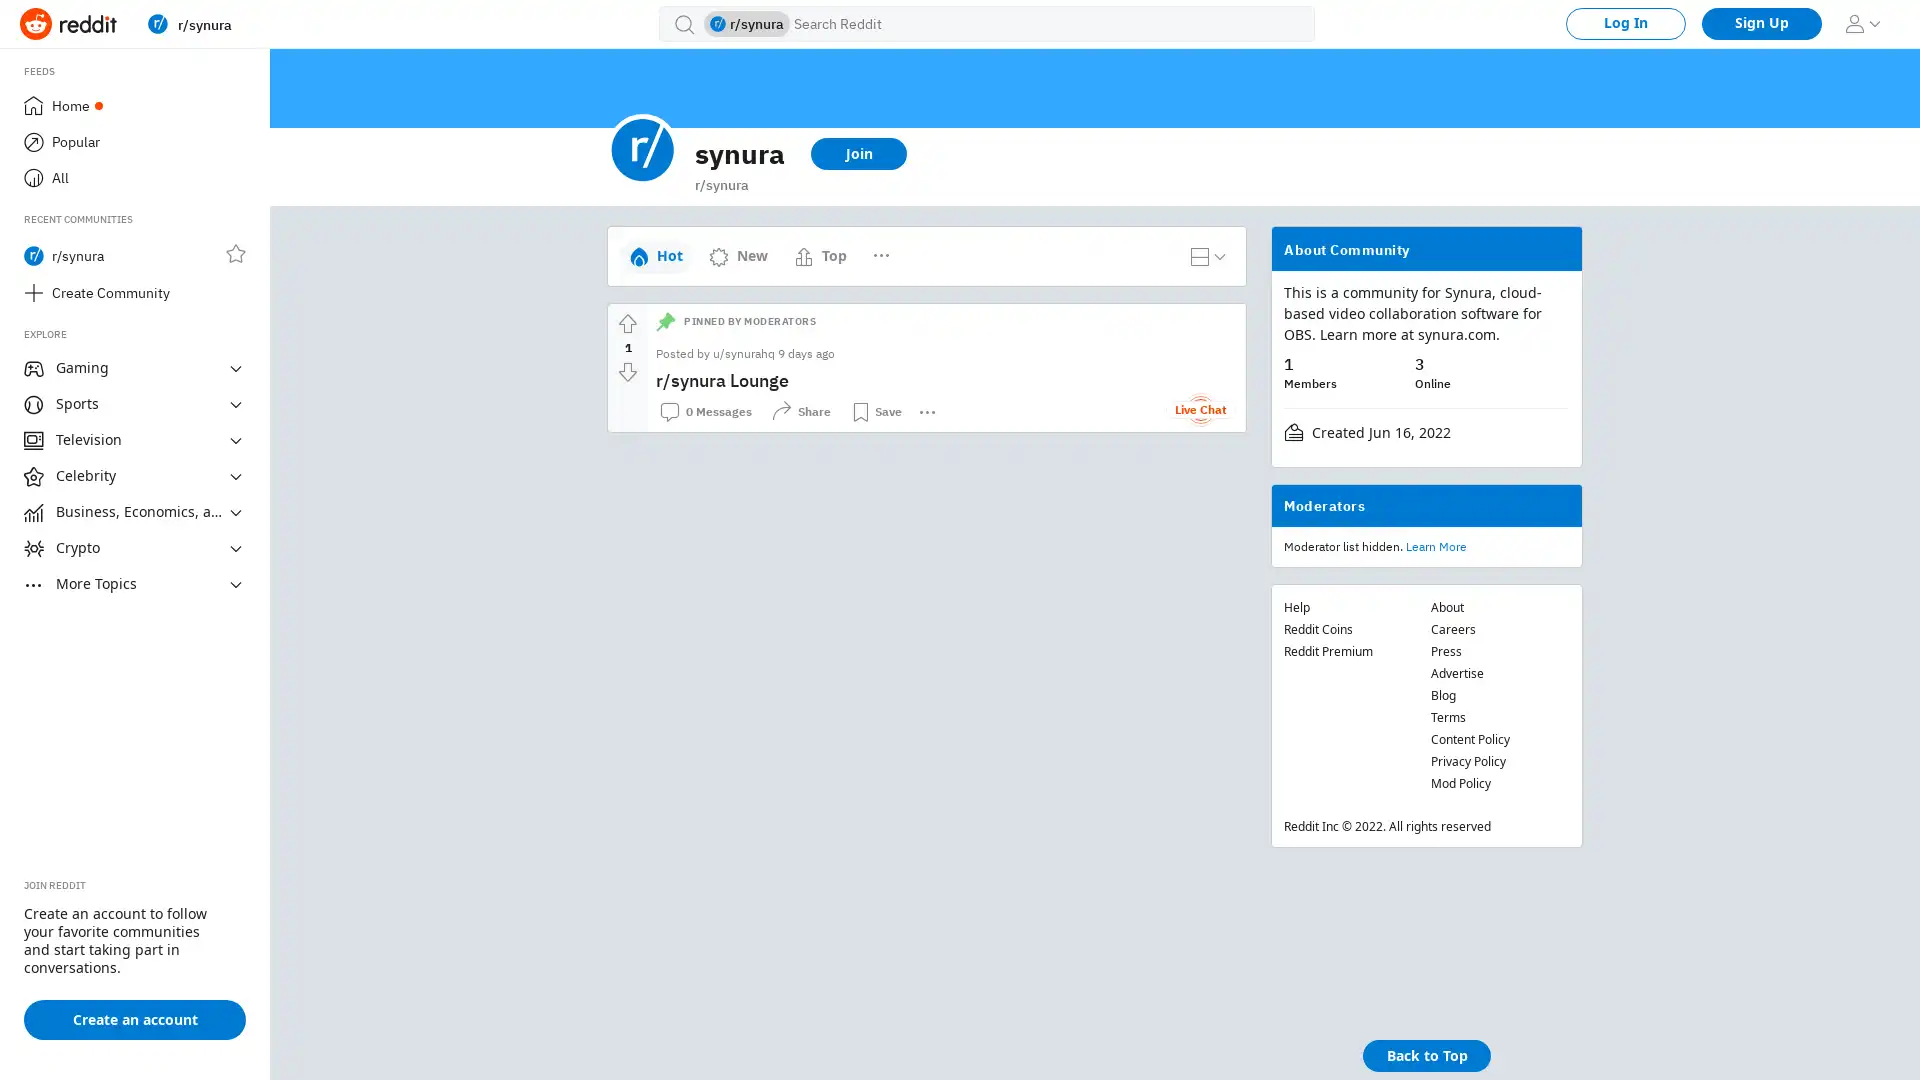 Image resolution: width=1920 pixels, height=1080 pixels. What do you see at coordinates (1626, 23) in the screenshot?
I see `Log In` at bounding box center [1626, 23].